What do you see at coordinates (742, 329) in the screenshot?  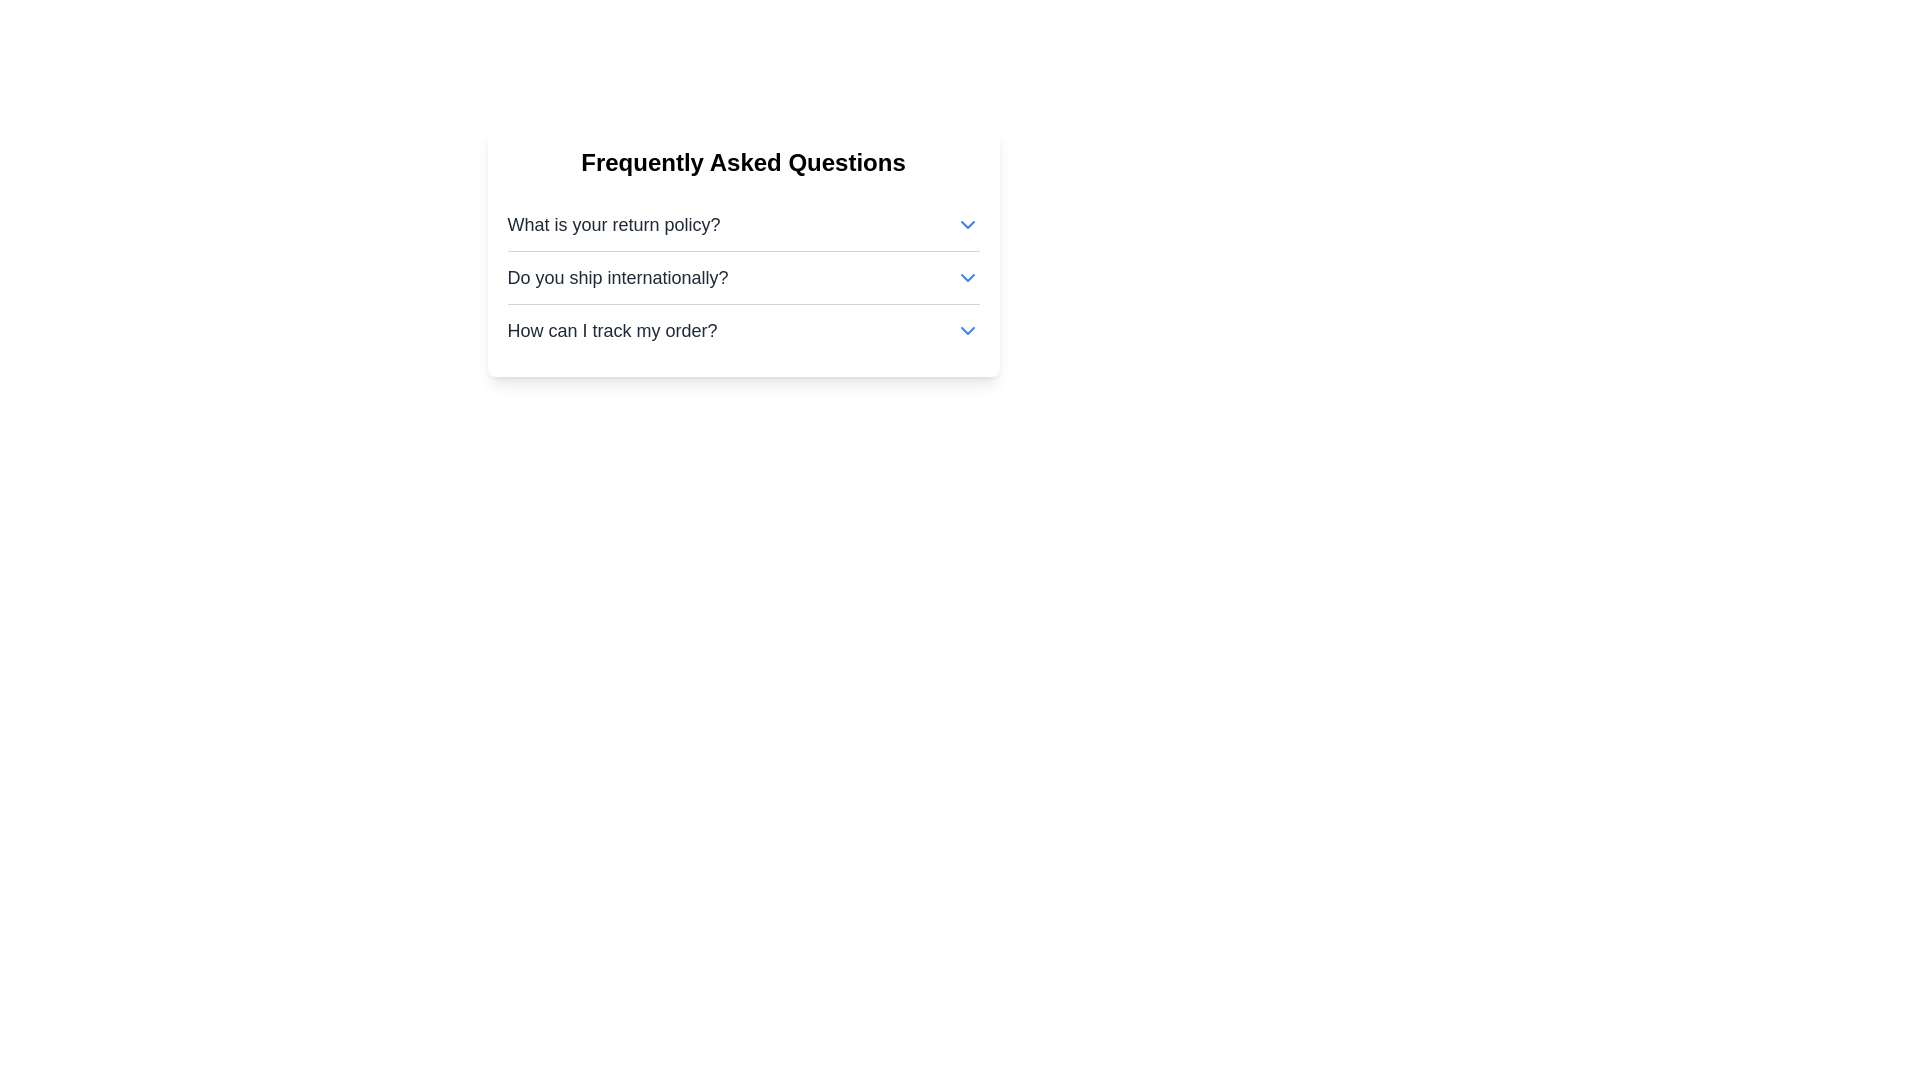 I see `the Expandable FAQ item related to tracking an order for keyboard navigation` at bounding box center [742, 329].